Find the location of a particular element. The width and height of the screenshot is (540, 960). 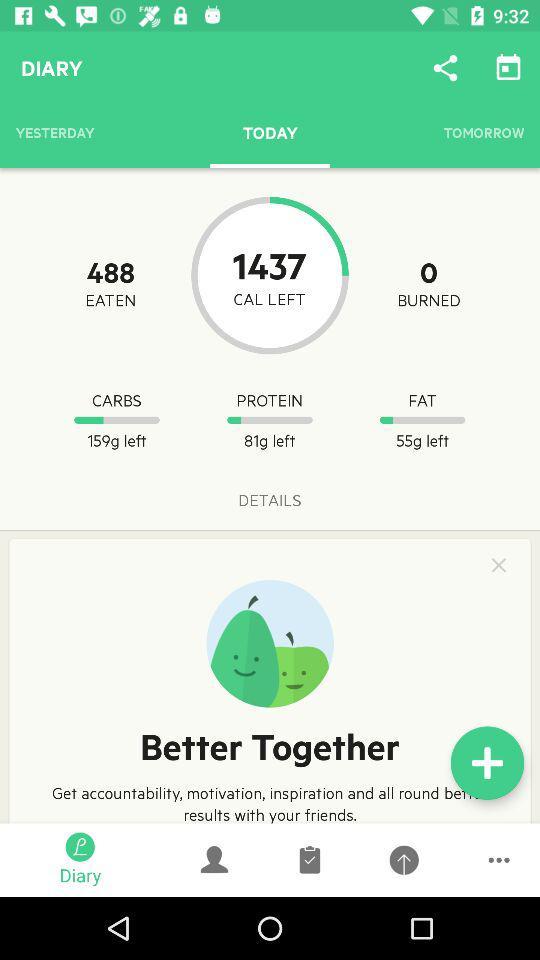

the add icon is located at coordinates (486, 762).